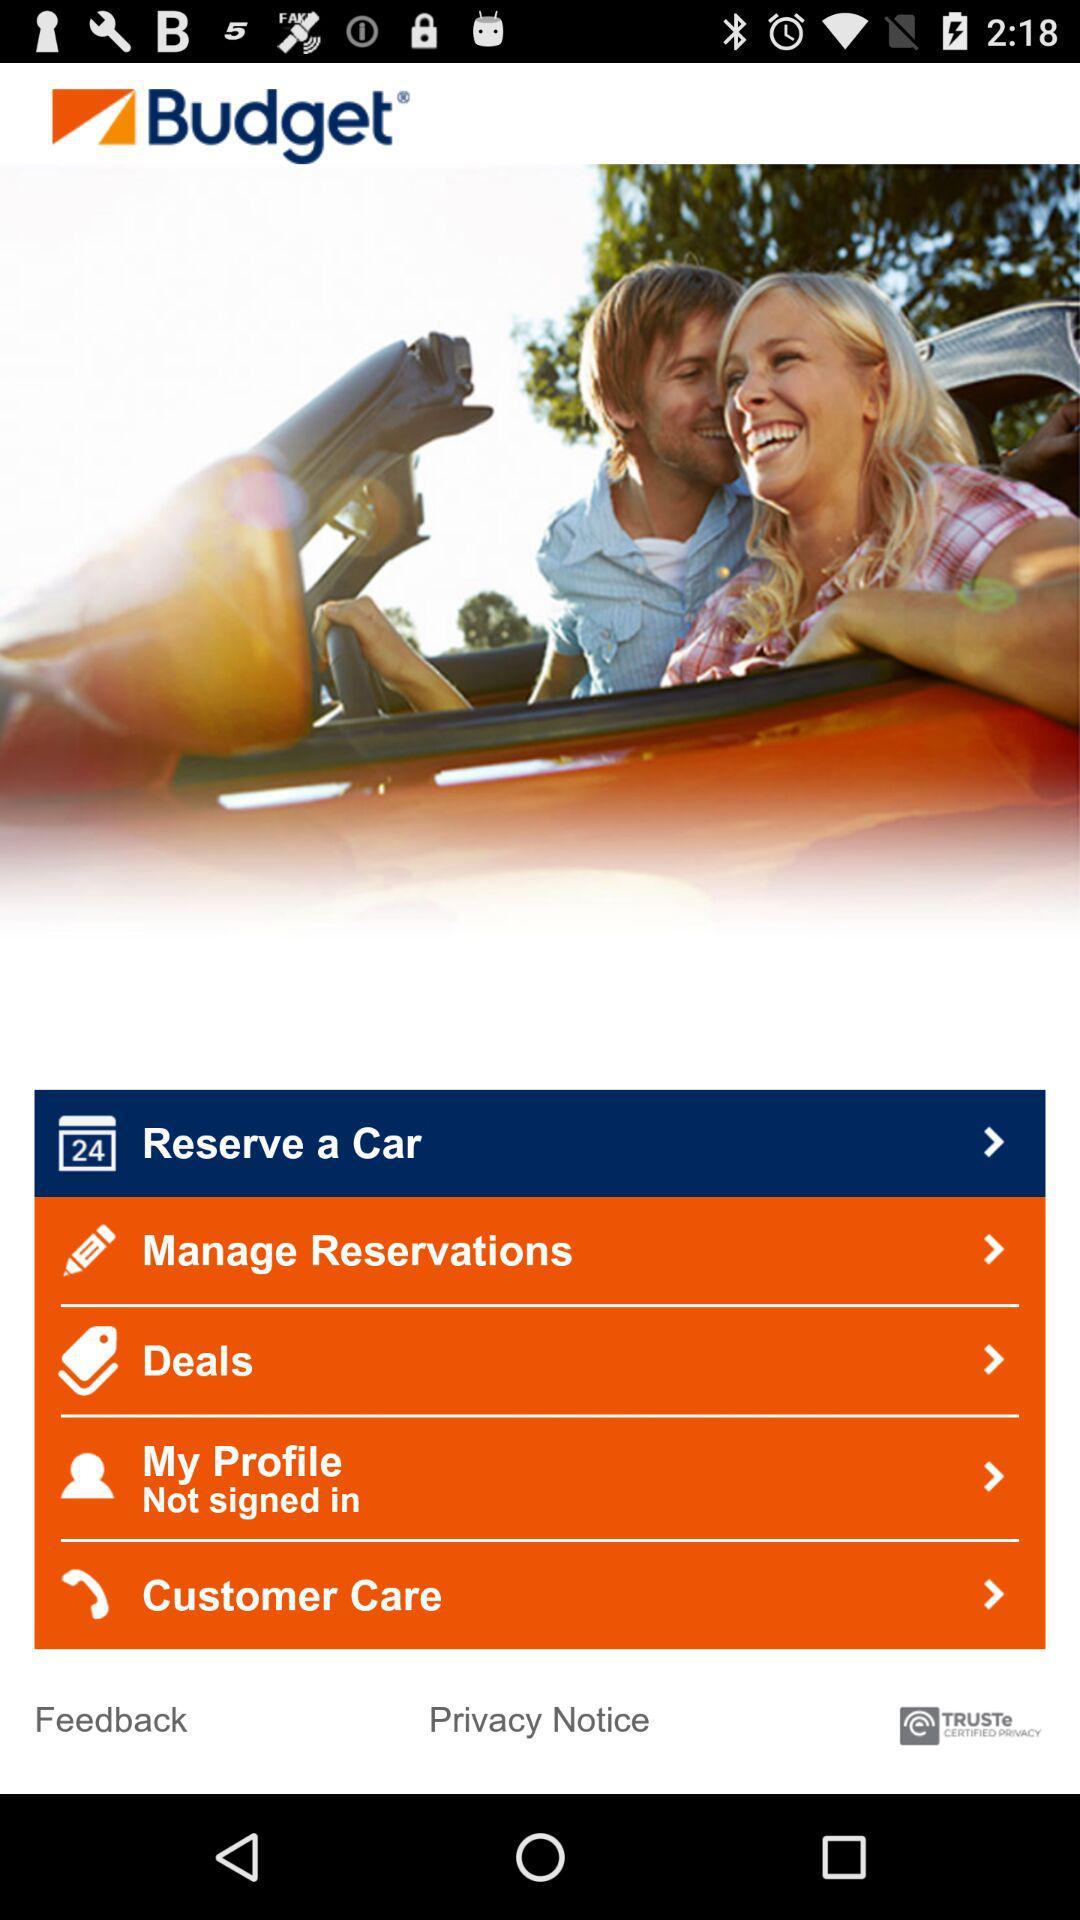 This screenshot has height=1920, width=1080. Describe the element at coordinates (111, 1710) in the screenshot. I see `the feedback at the bottom left corner` at that location.